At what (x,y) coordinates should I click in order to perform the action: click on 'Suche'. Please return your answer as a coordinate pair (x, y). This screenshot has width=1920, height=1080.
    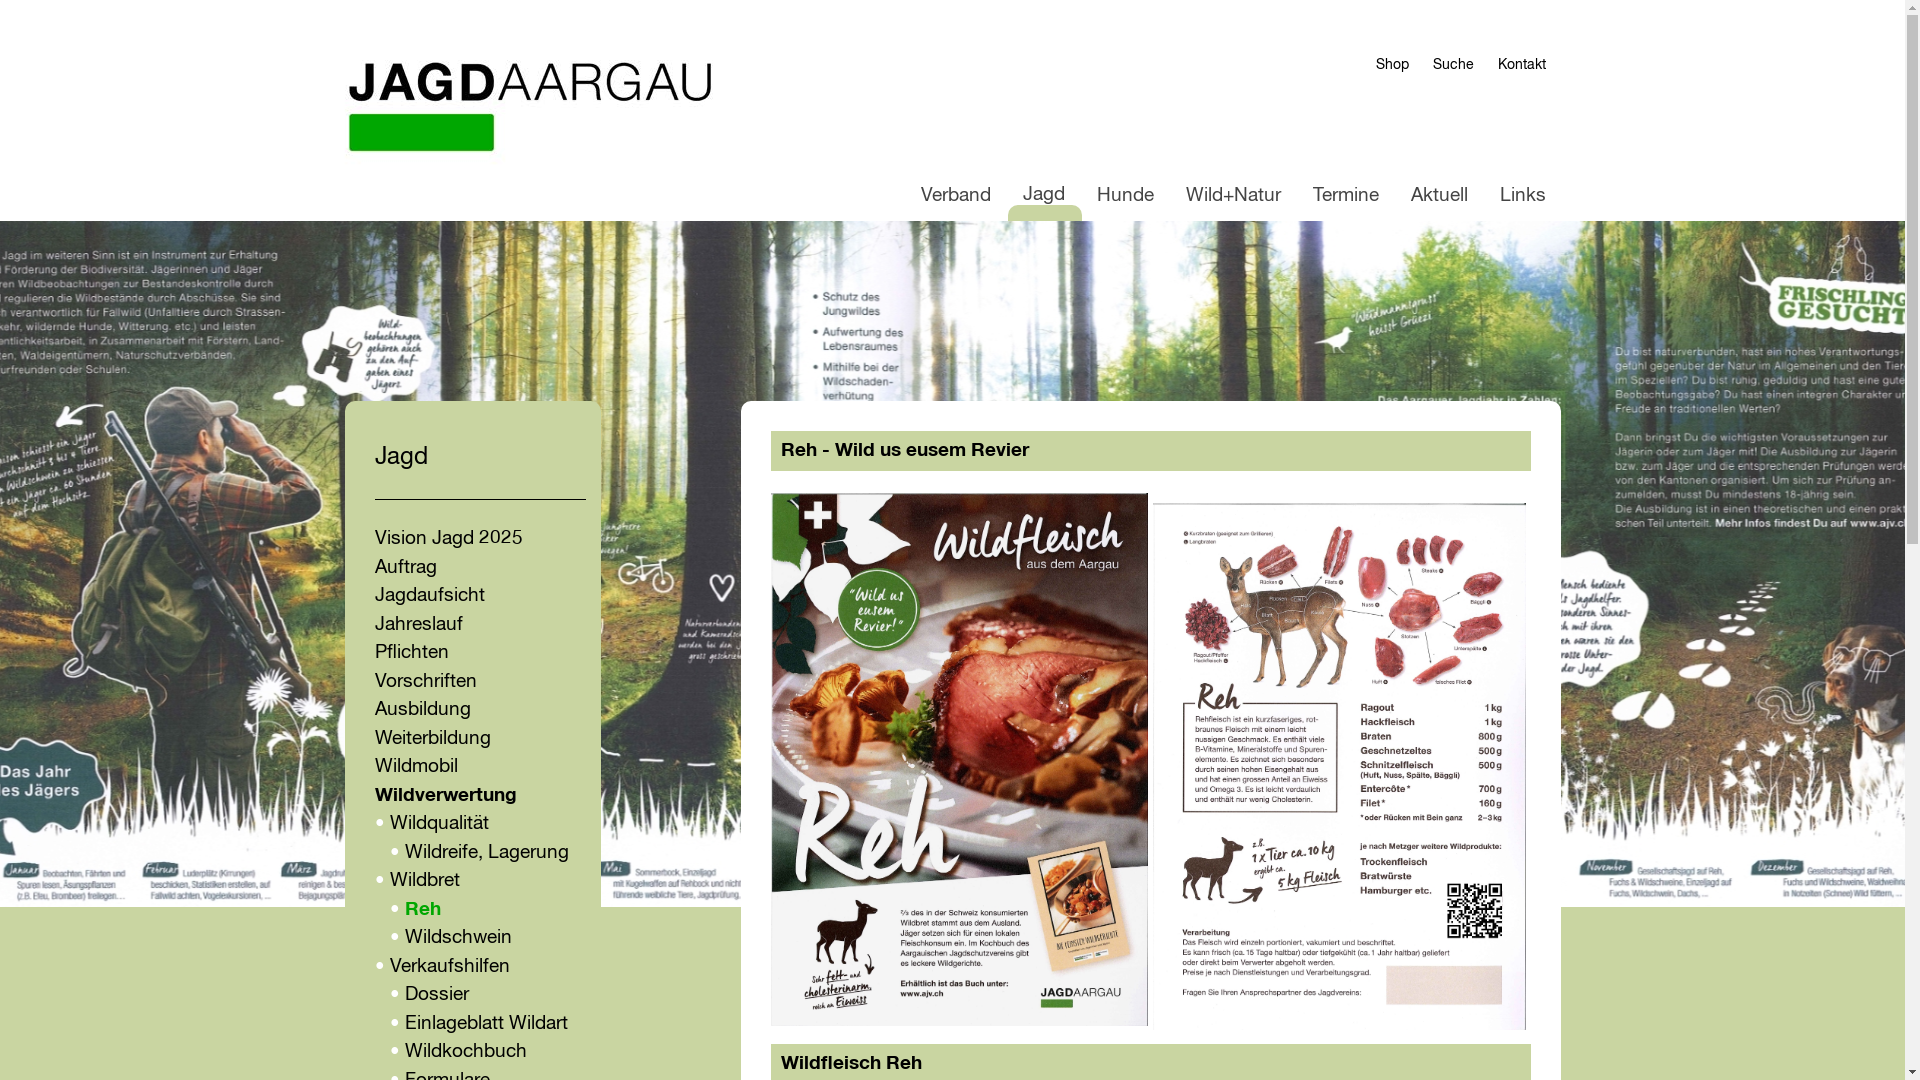
    Looking at the image, I should click on (1452, 64).